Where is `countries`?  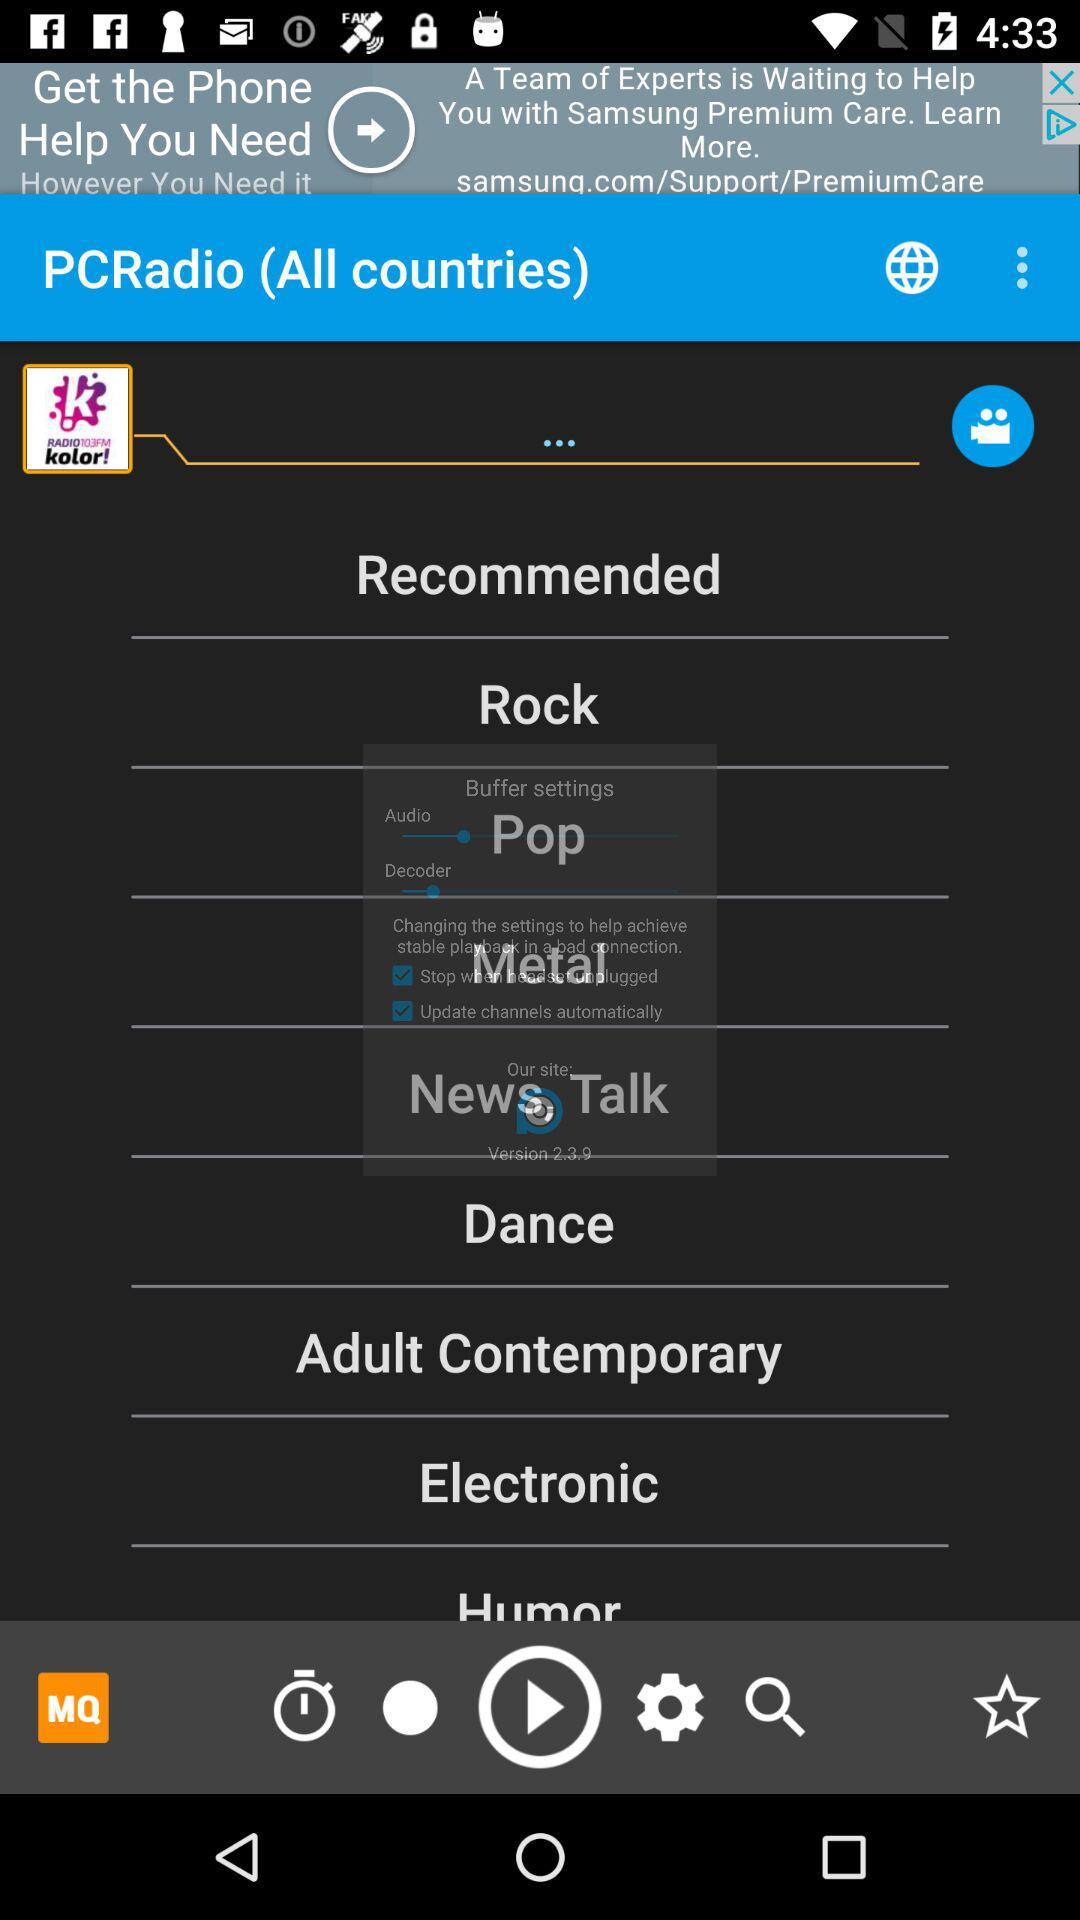
countries is located at coordinates (911, 266).